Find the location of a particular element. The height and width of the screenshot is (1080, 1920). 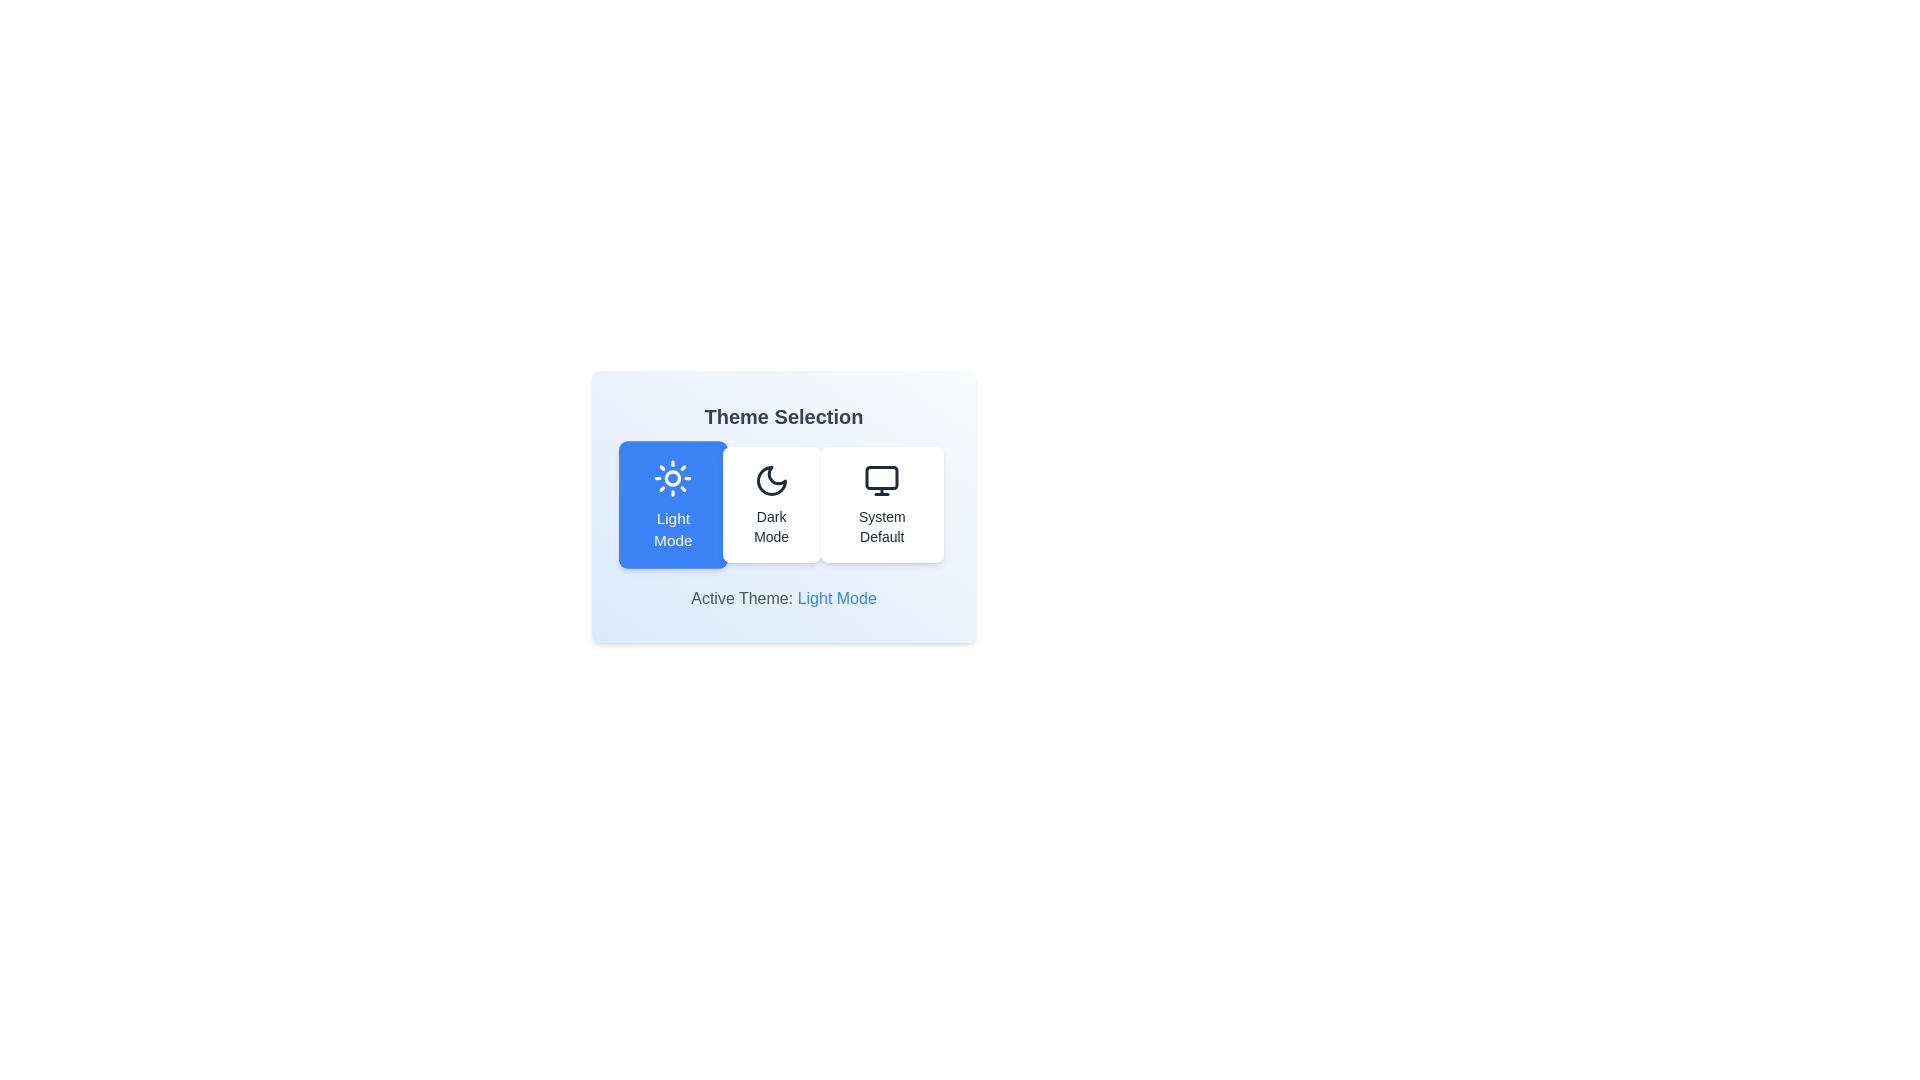

the button corresponding to the theme Light Mode is located at coordinates (673, 504).